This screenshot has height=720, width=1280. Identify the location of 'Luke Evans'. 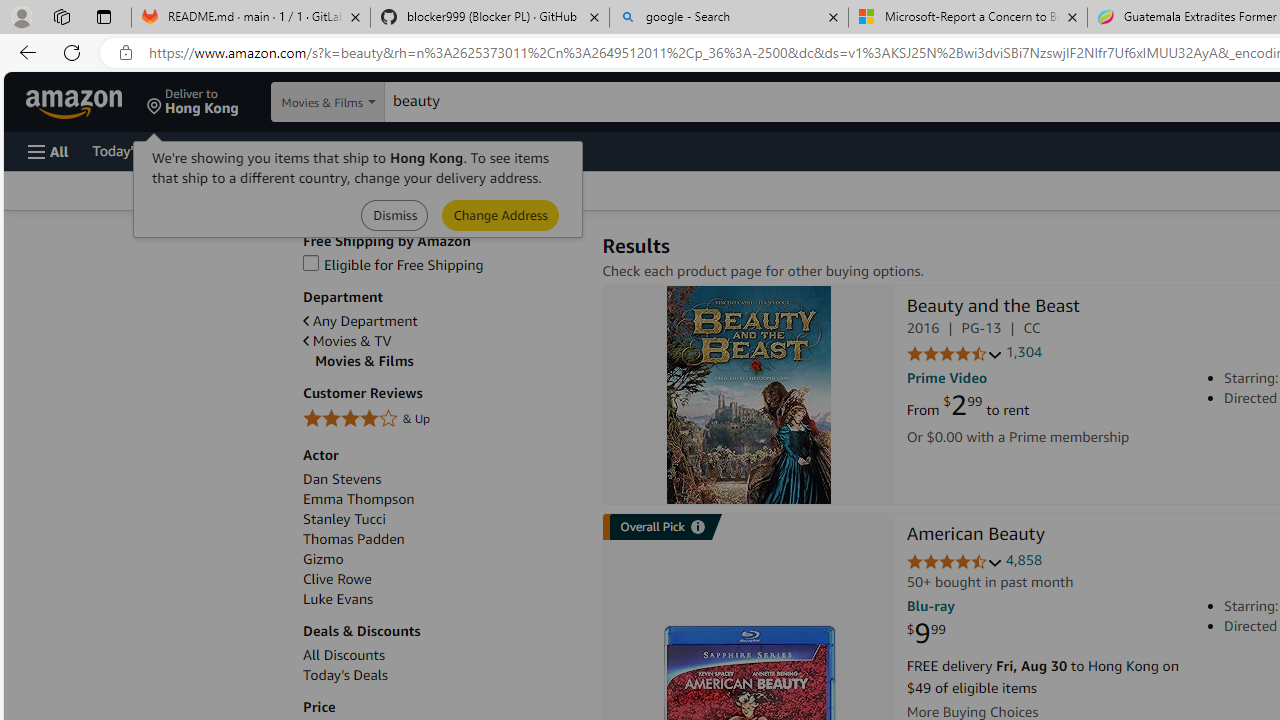
(338, 598).